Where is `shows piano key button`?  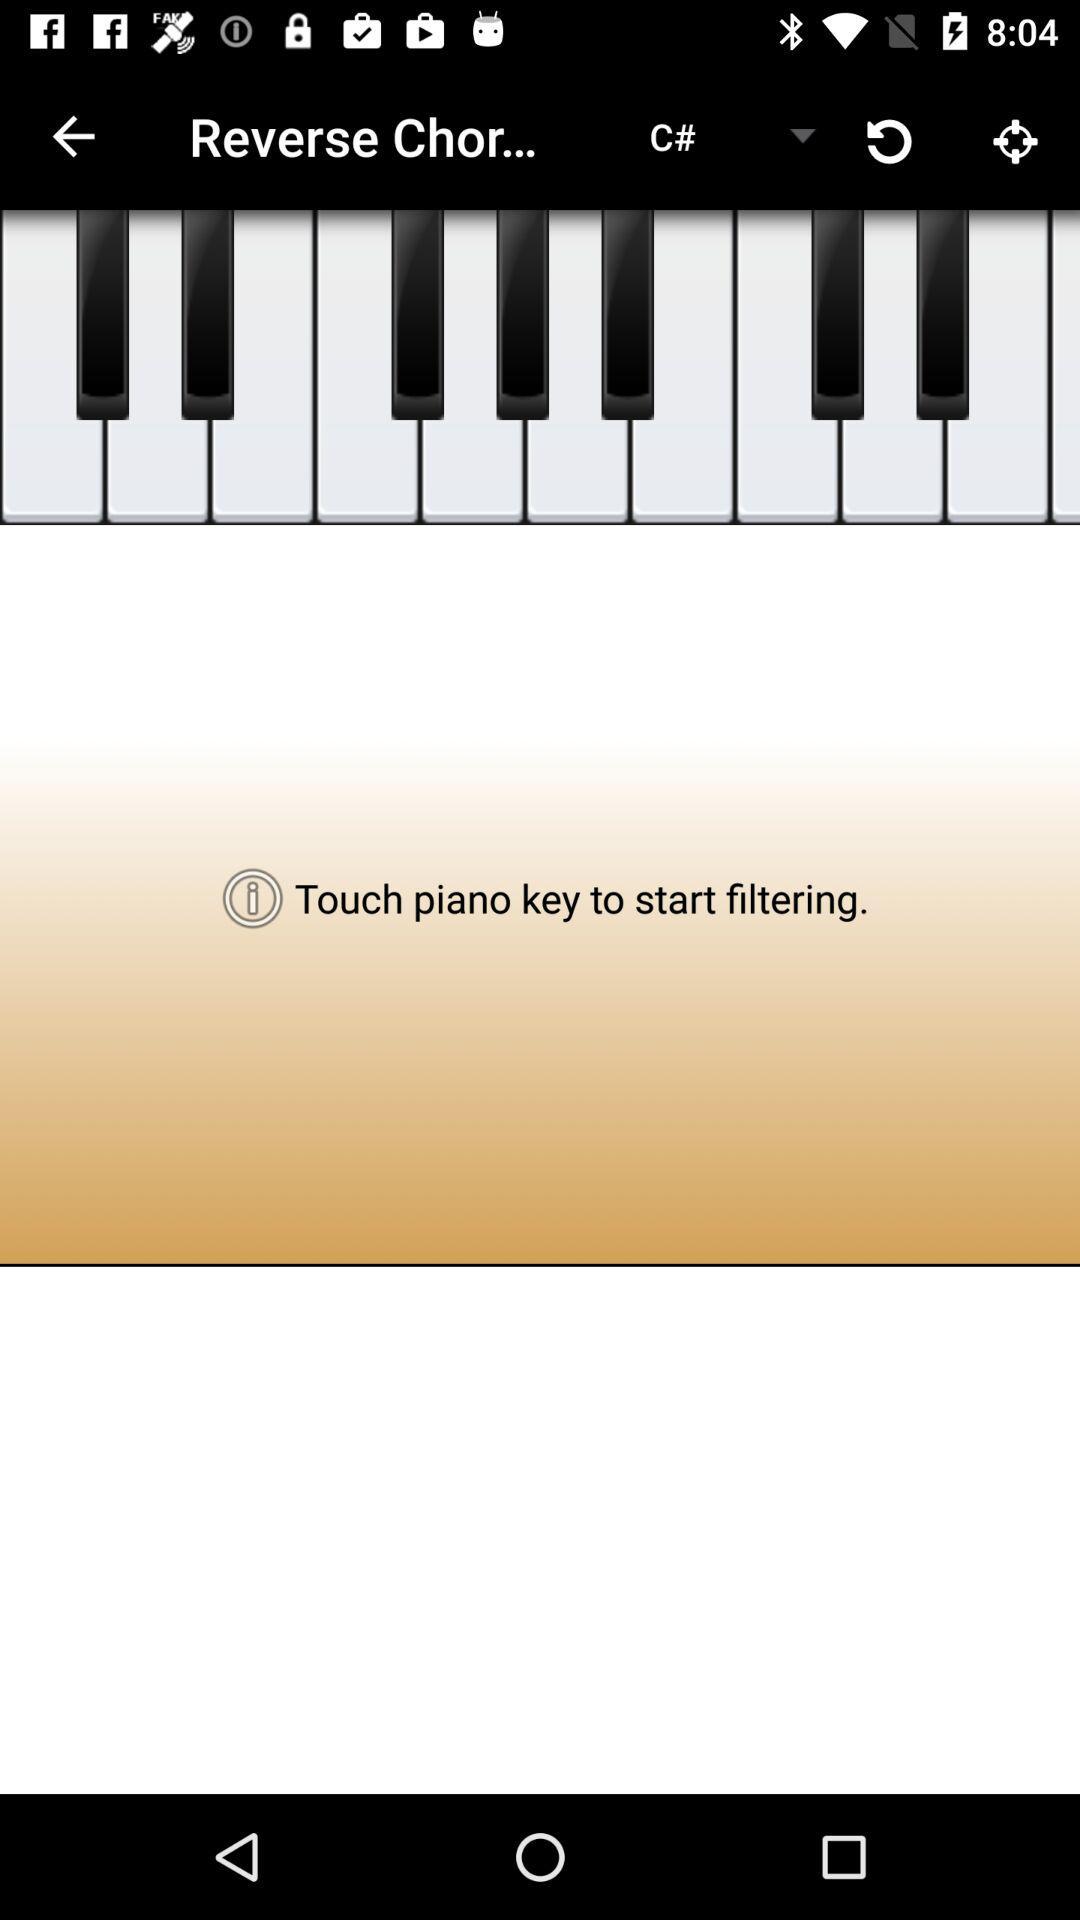
shows piano key button is located at coordinates (416, 314).